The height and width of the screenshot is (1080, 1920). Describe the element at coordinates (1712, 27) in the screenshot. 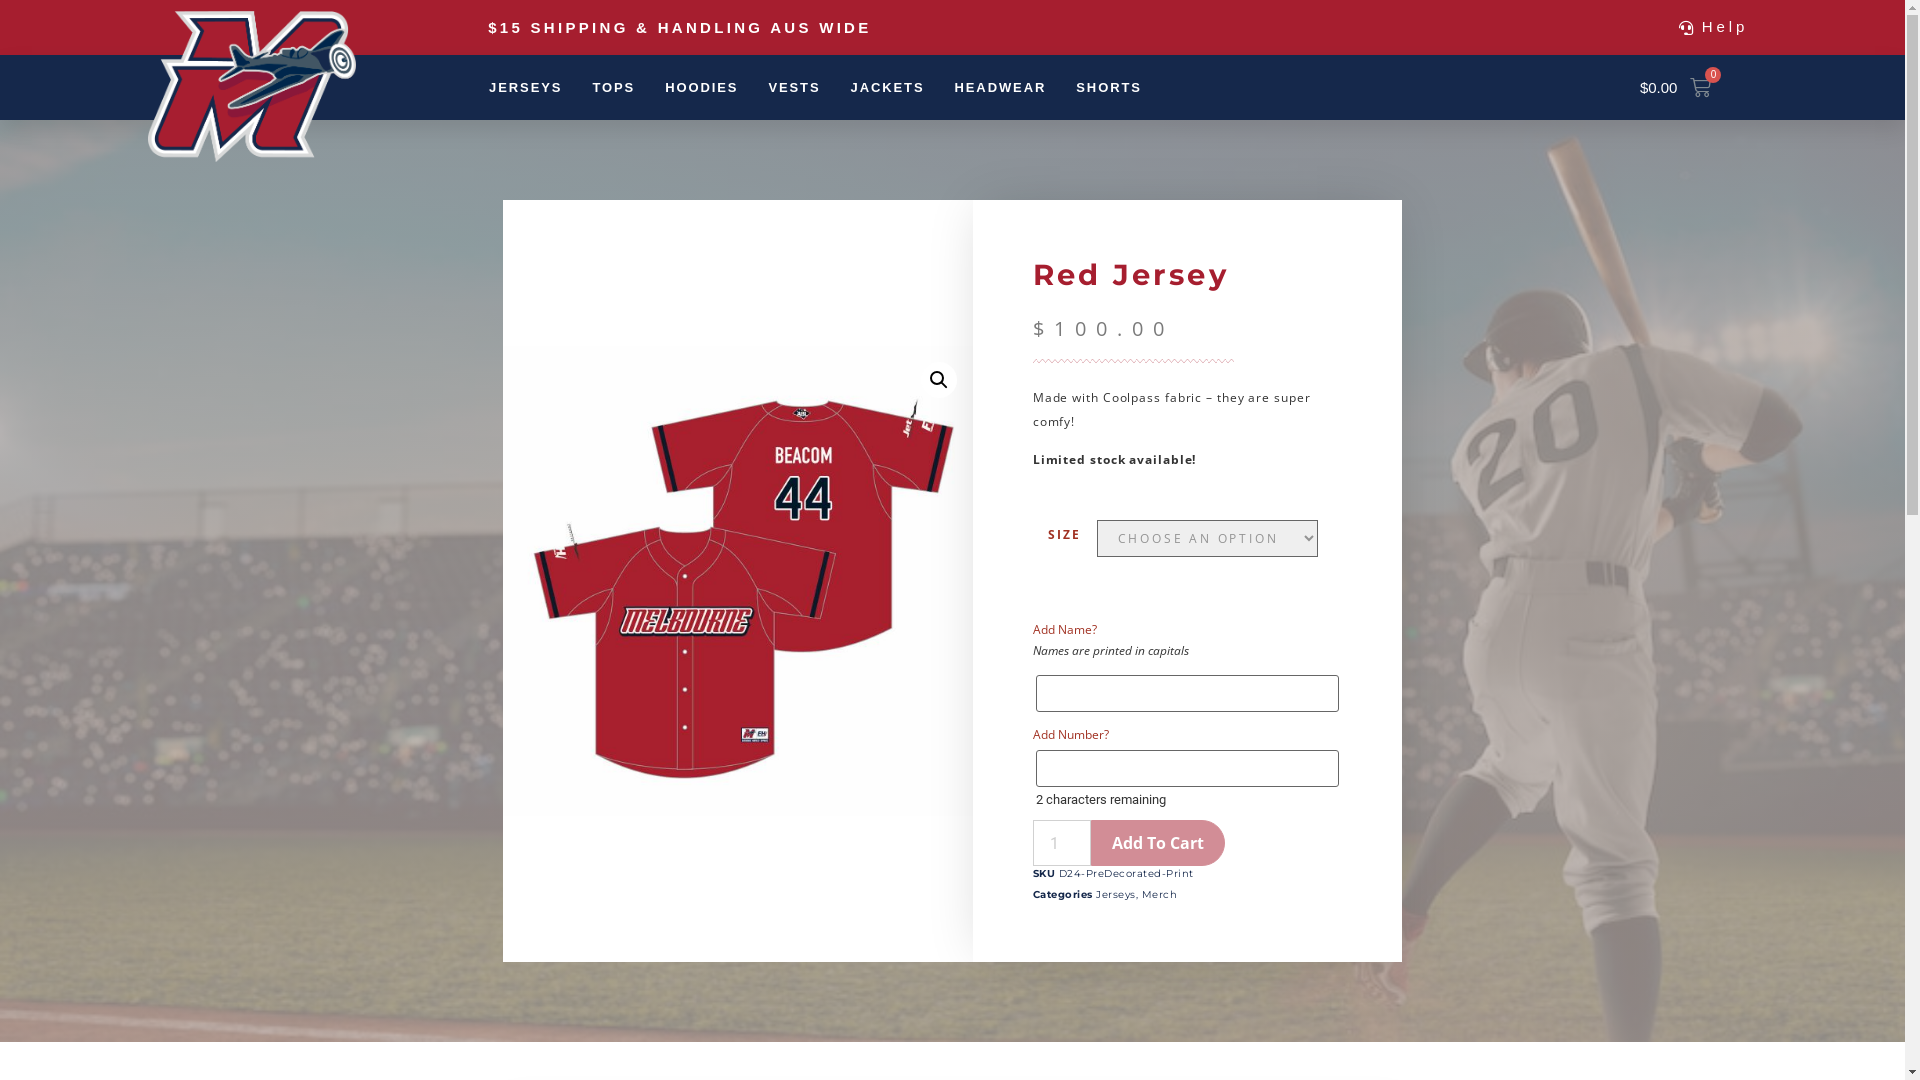

I see `'Help'` at that location.